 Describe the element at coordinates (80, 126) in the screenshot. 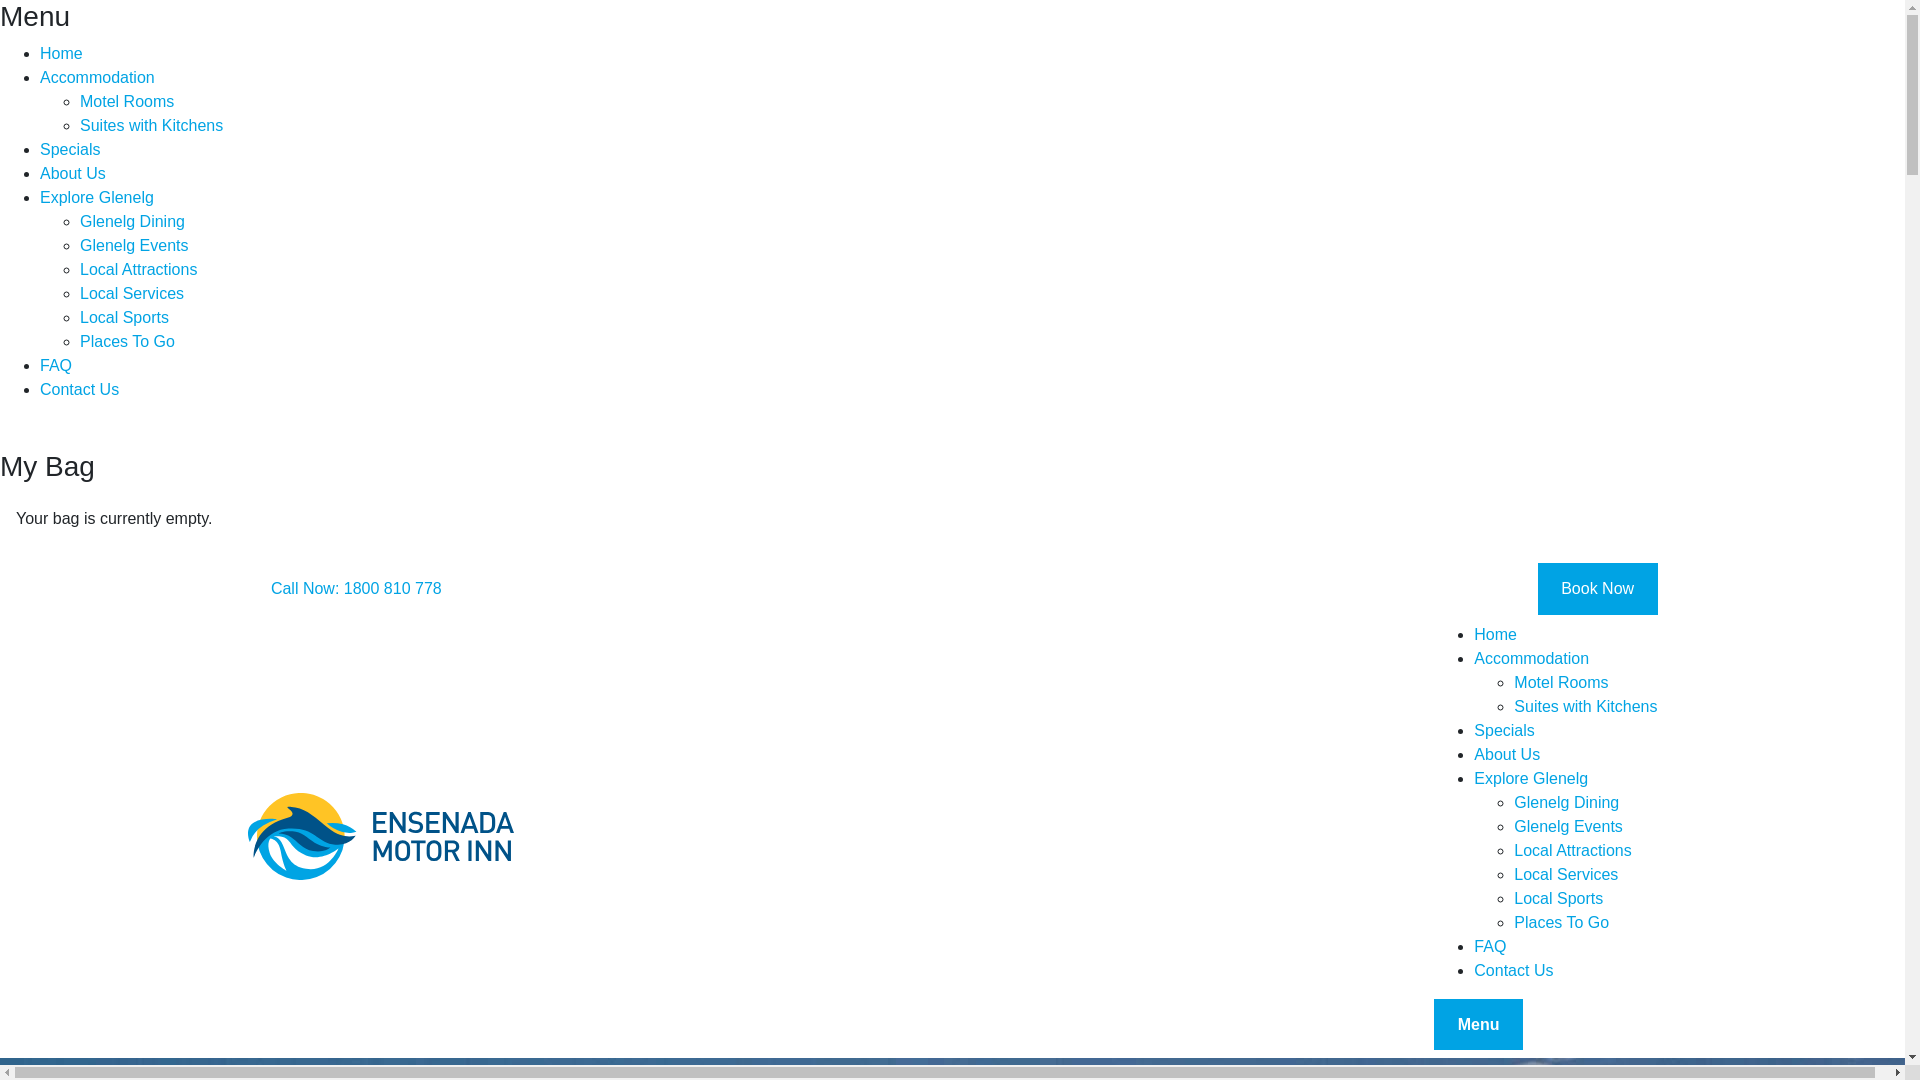

I see `'Suites with Kitchens'` at that location.